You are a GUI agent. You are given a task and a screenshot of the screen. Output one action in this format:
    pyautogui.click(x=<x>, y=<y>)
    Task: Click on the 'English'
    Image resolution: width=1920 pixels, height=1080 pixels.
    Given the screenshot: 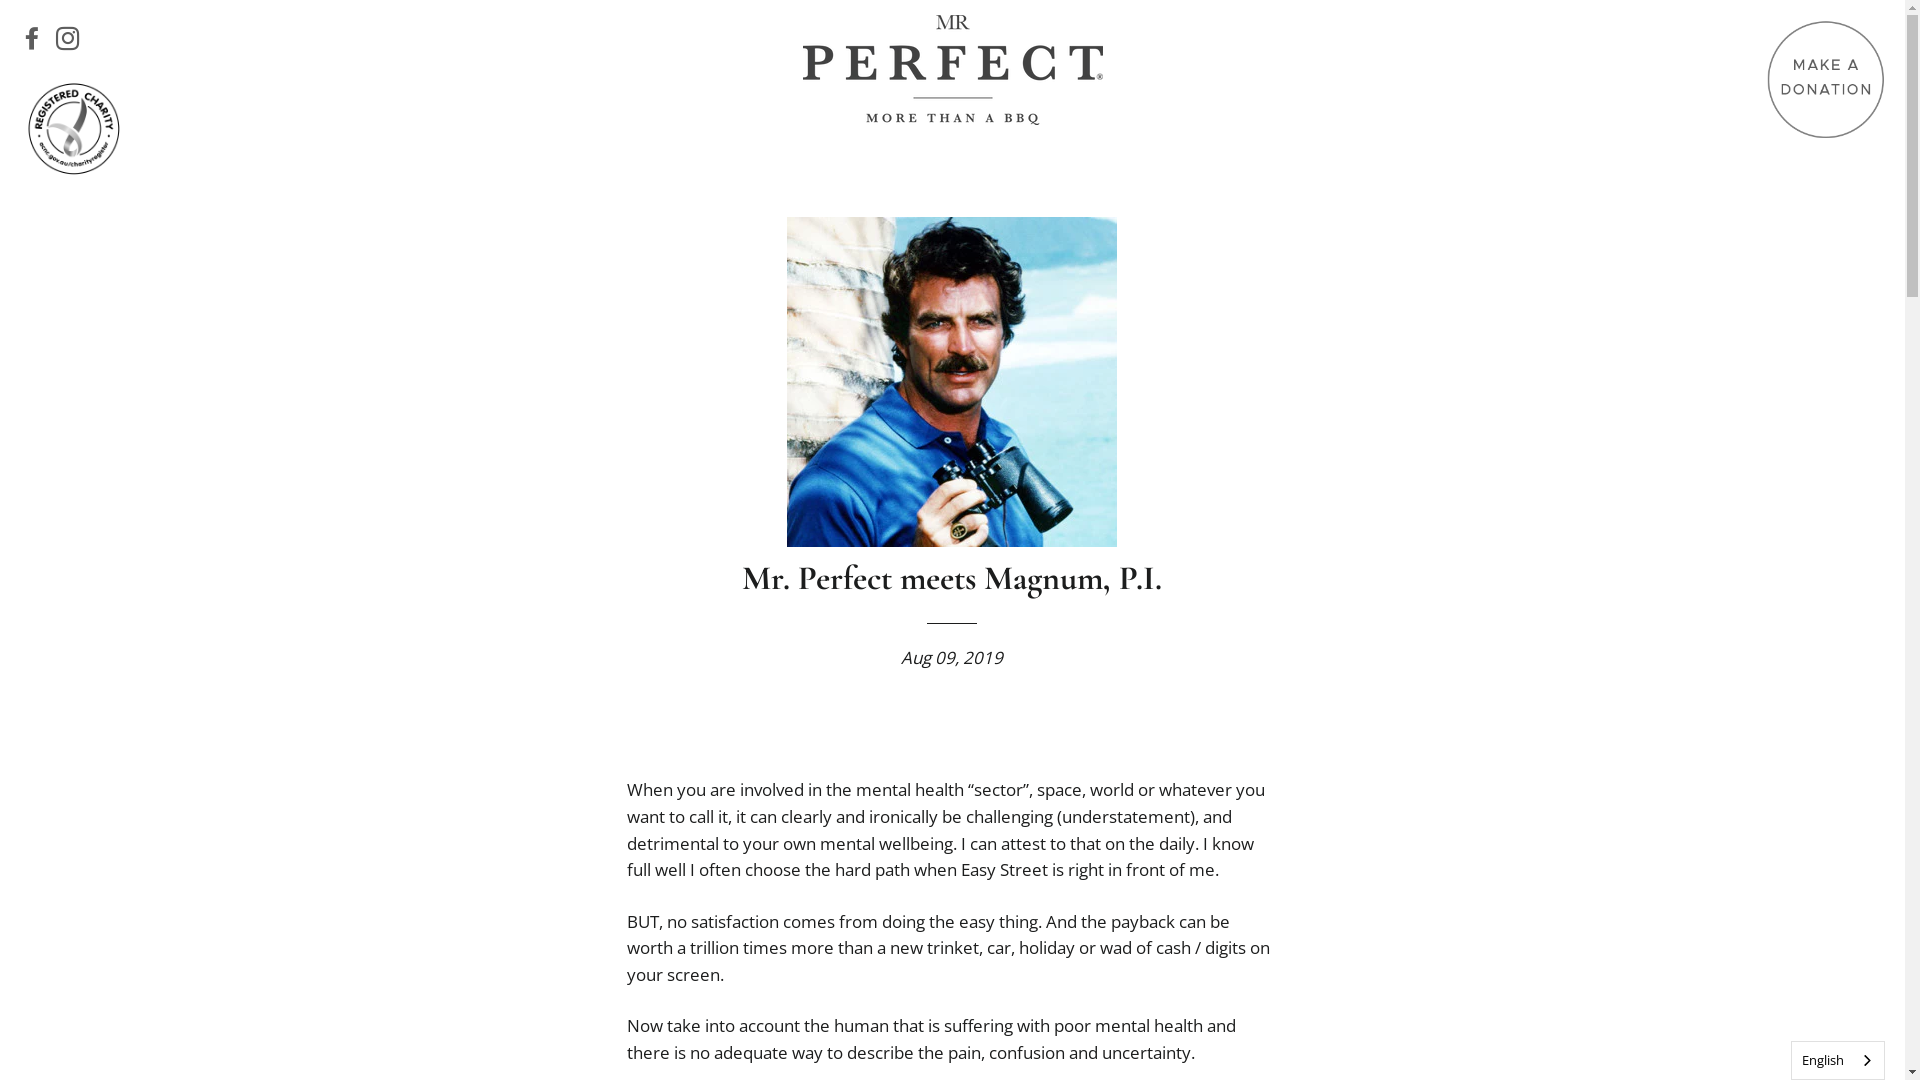 What is the action you would take?
    pyautogui.click(x=1838, y=1059)
    